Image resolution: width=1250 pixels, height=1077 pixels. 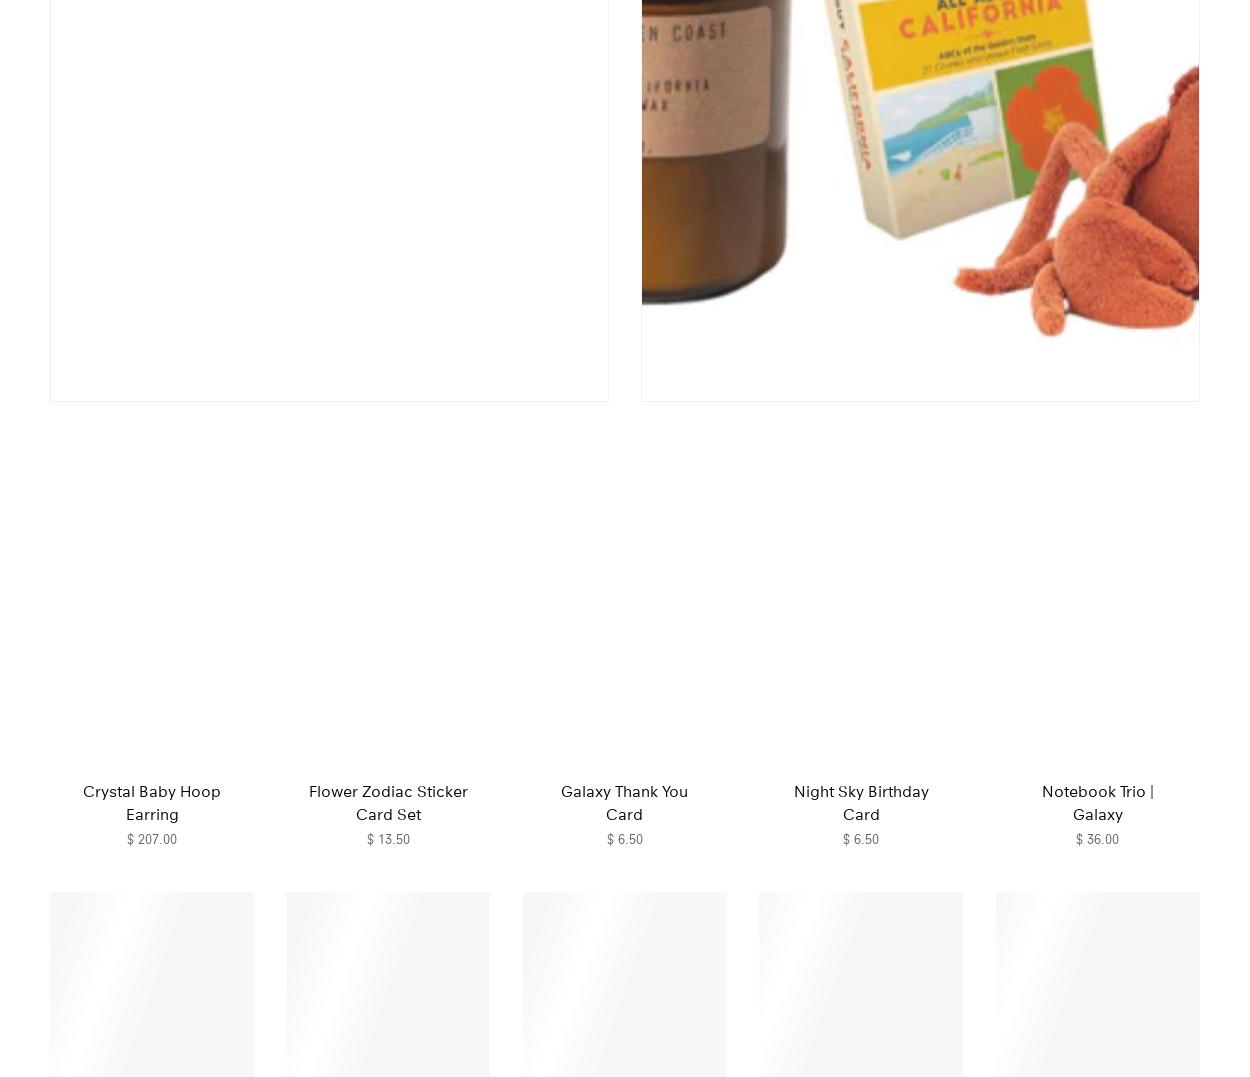 What do you see at coordinates (152, 802) in the screenshot?
I see `'Crystal Baby Hoop Earring'` at bounding box center [152, 802].